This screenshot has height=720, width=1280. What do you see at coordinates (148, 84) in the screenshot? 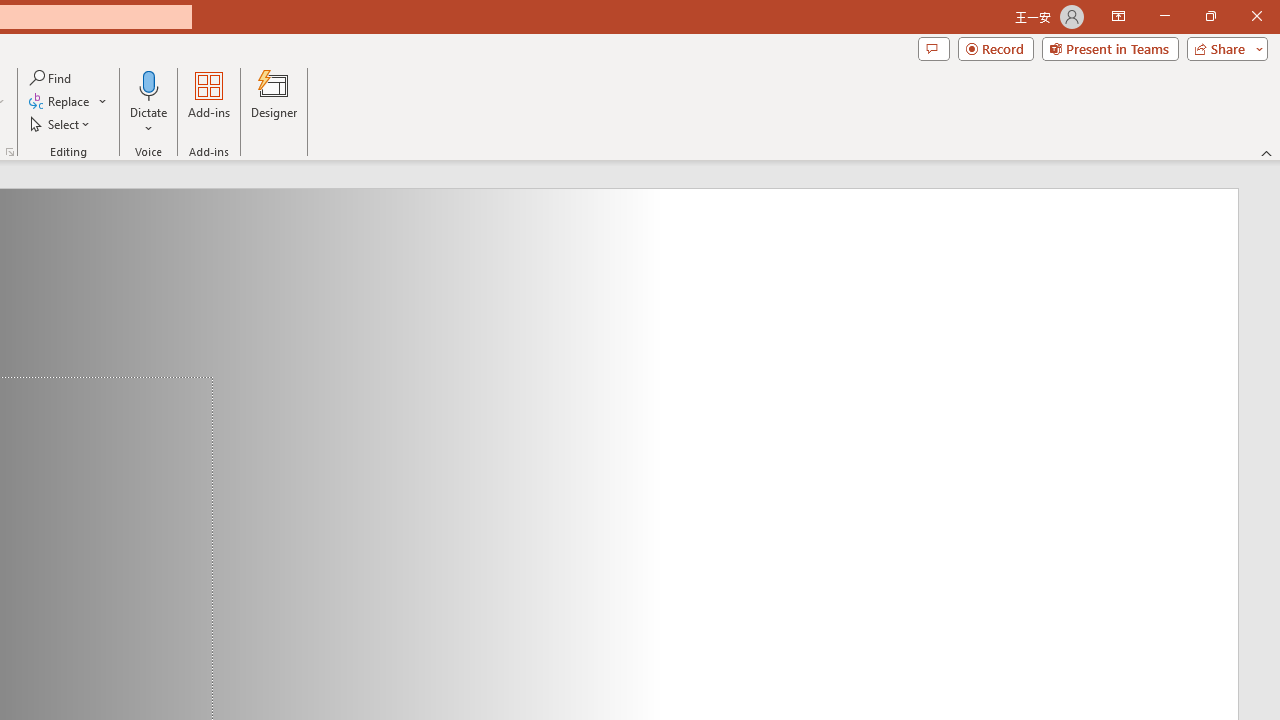
I see `'Dictate'` at bounding box center [148, 84].